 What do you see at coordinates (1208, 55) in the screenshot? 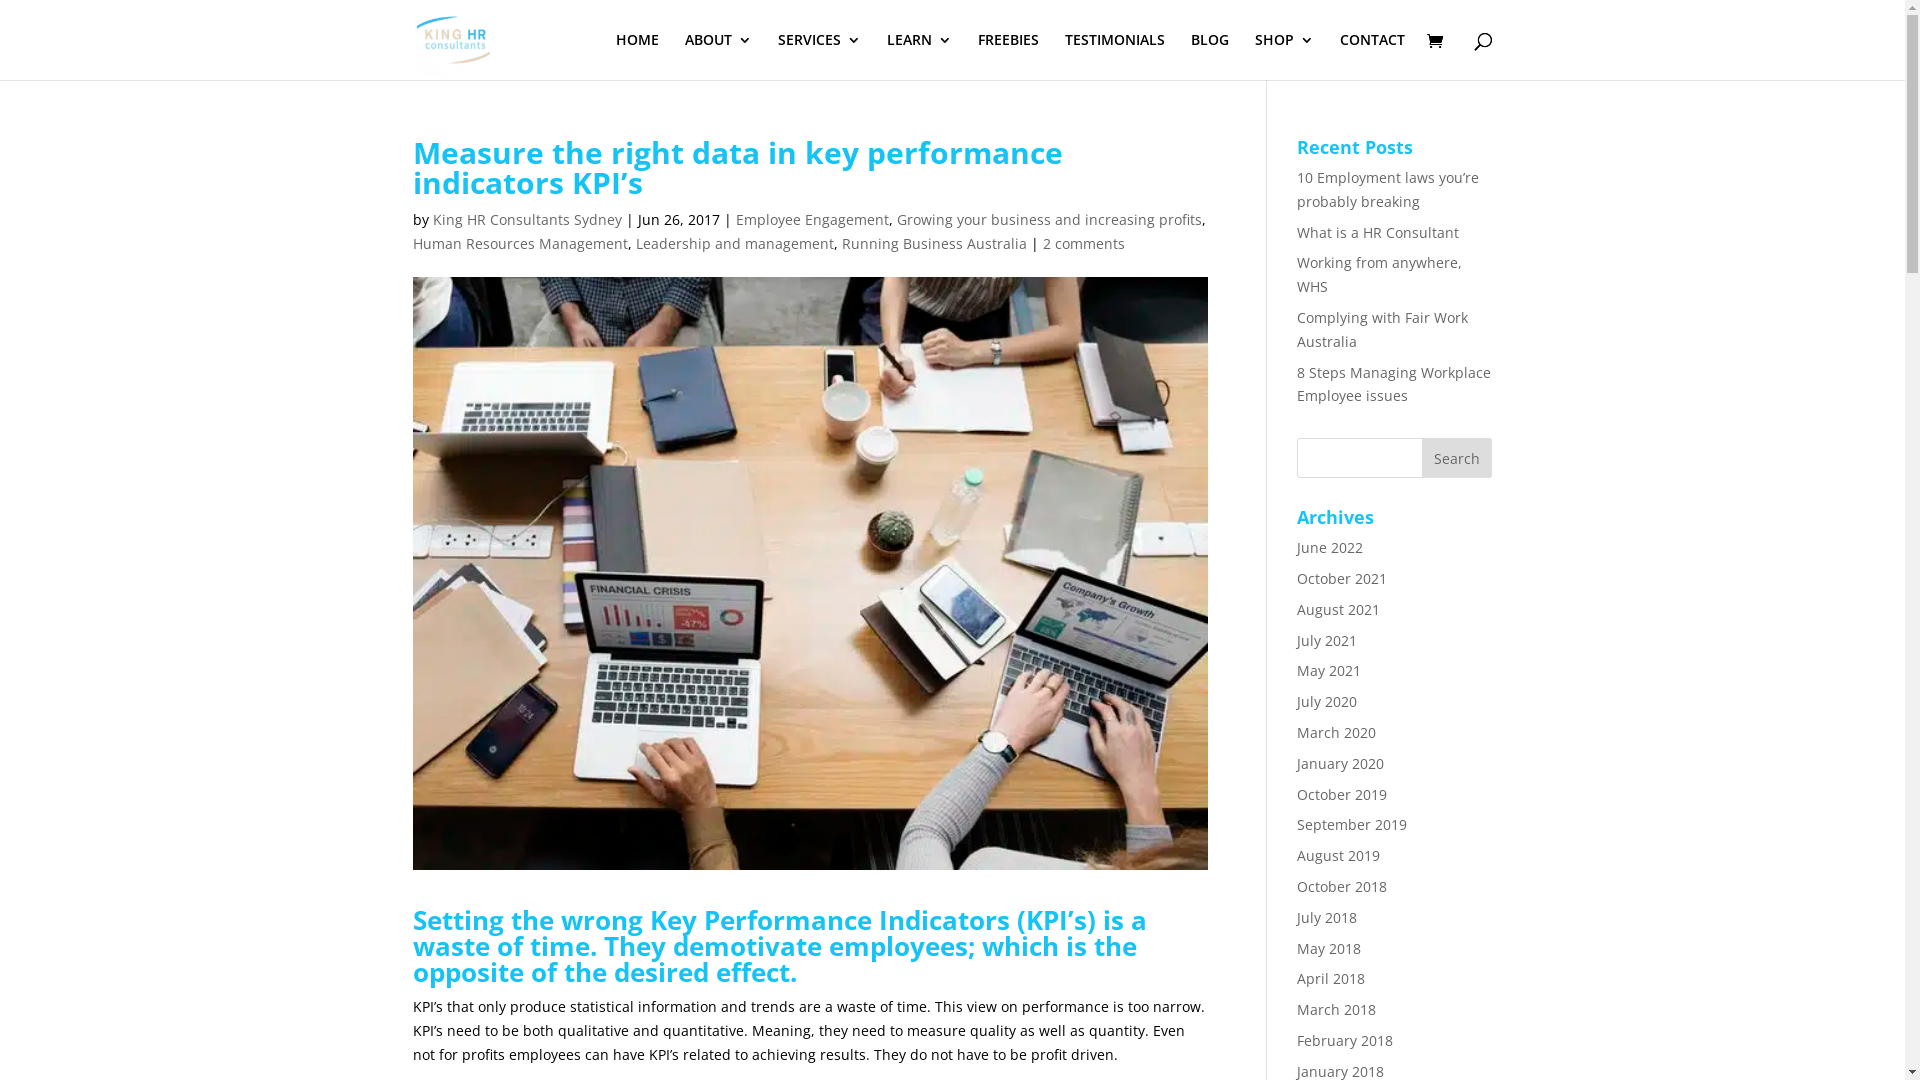
I see `'BLOG'` at bounding box center [1208, 55].